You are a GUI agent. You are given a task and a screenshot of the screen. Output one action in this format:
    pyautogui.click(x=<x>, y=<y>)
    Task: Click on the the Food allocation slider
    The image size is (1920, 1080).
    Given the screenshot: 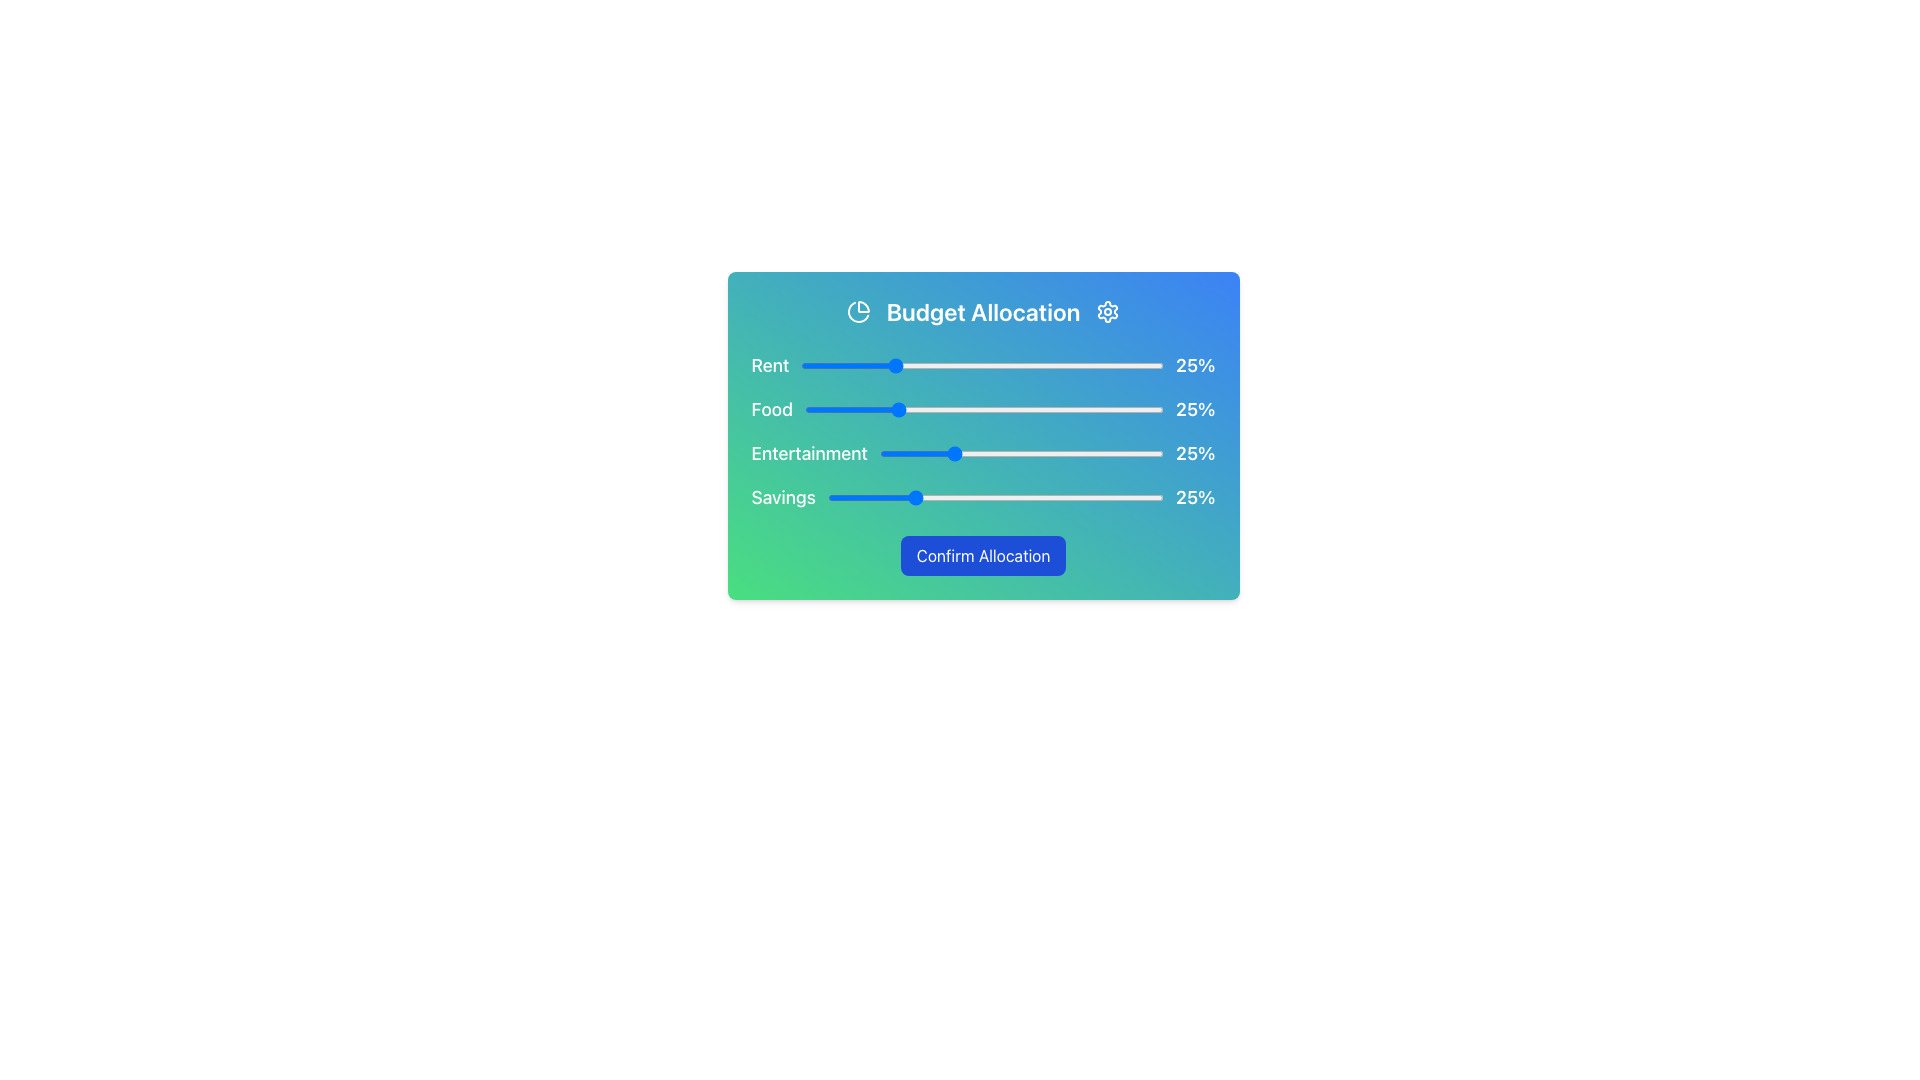 What is the action you would take?
    pyautogui.click(x=1038, y=408)
    